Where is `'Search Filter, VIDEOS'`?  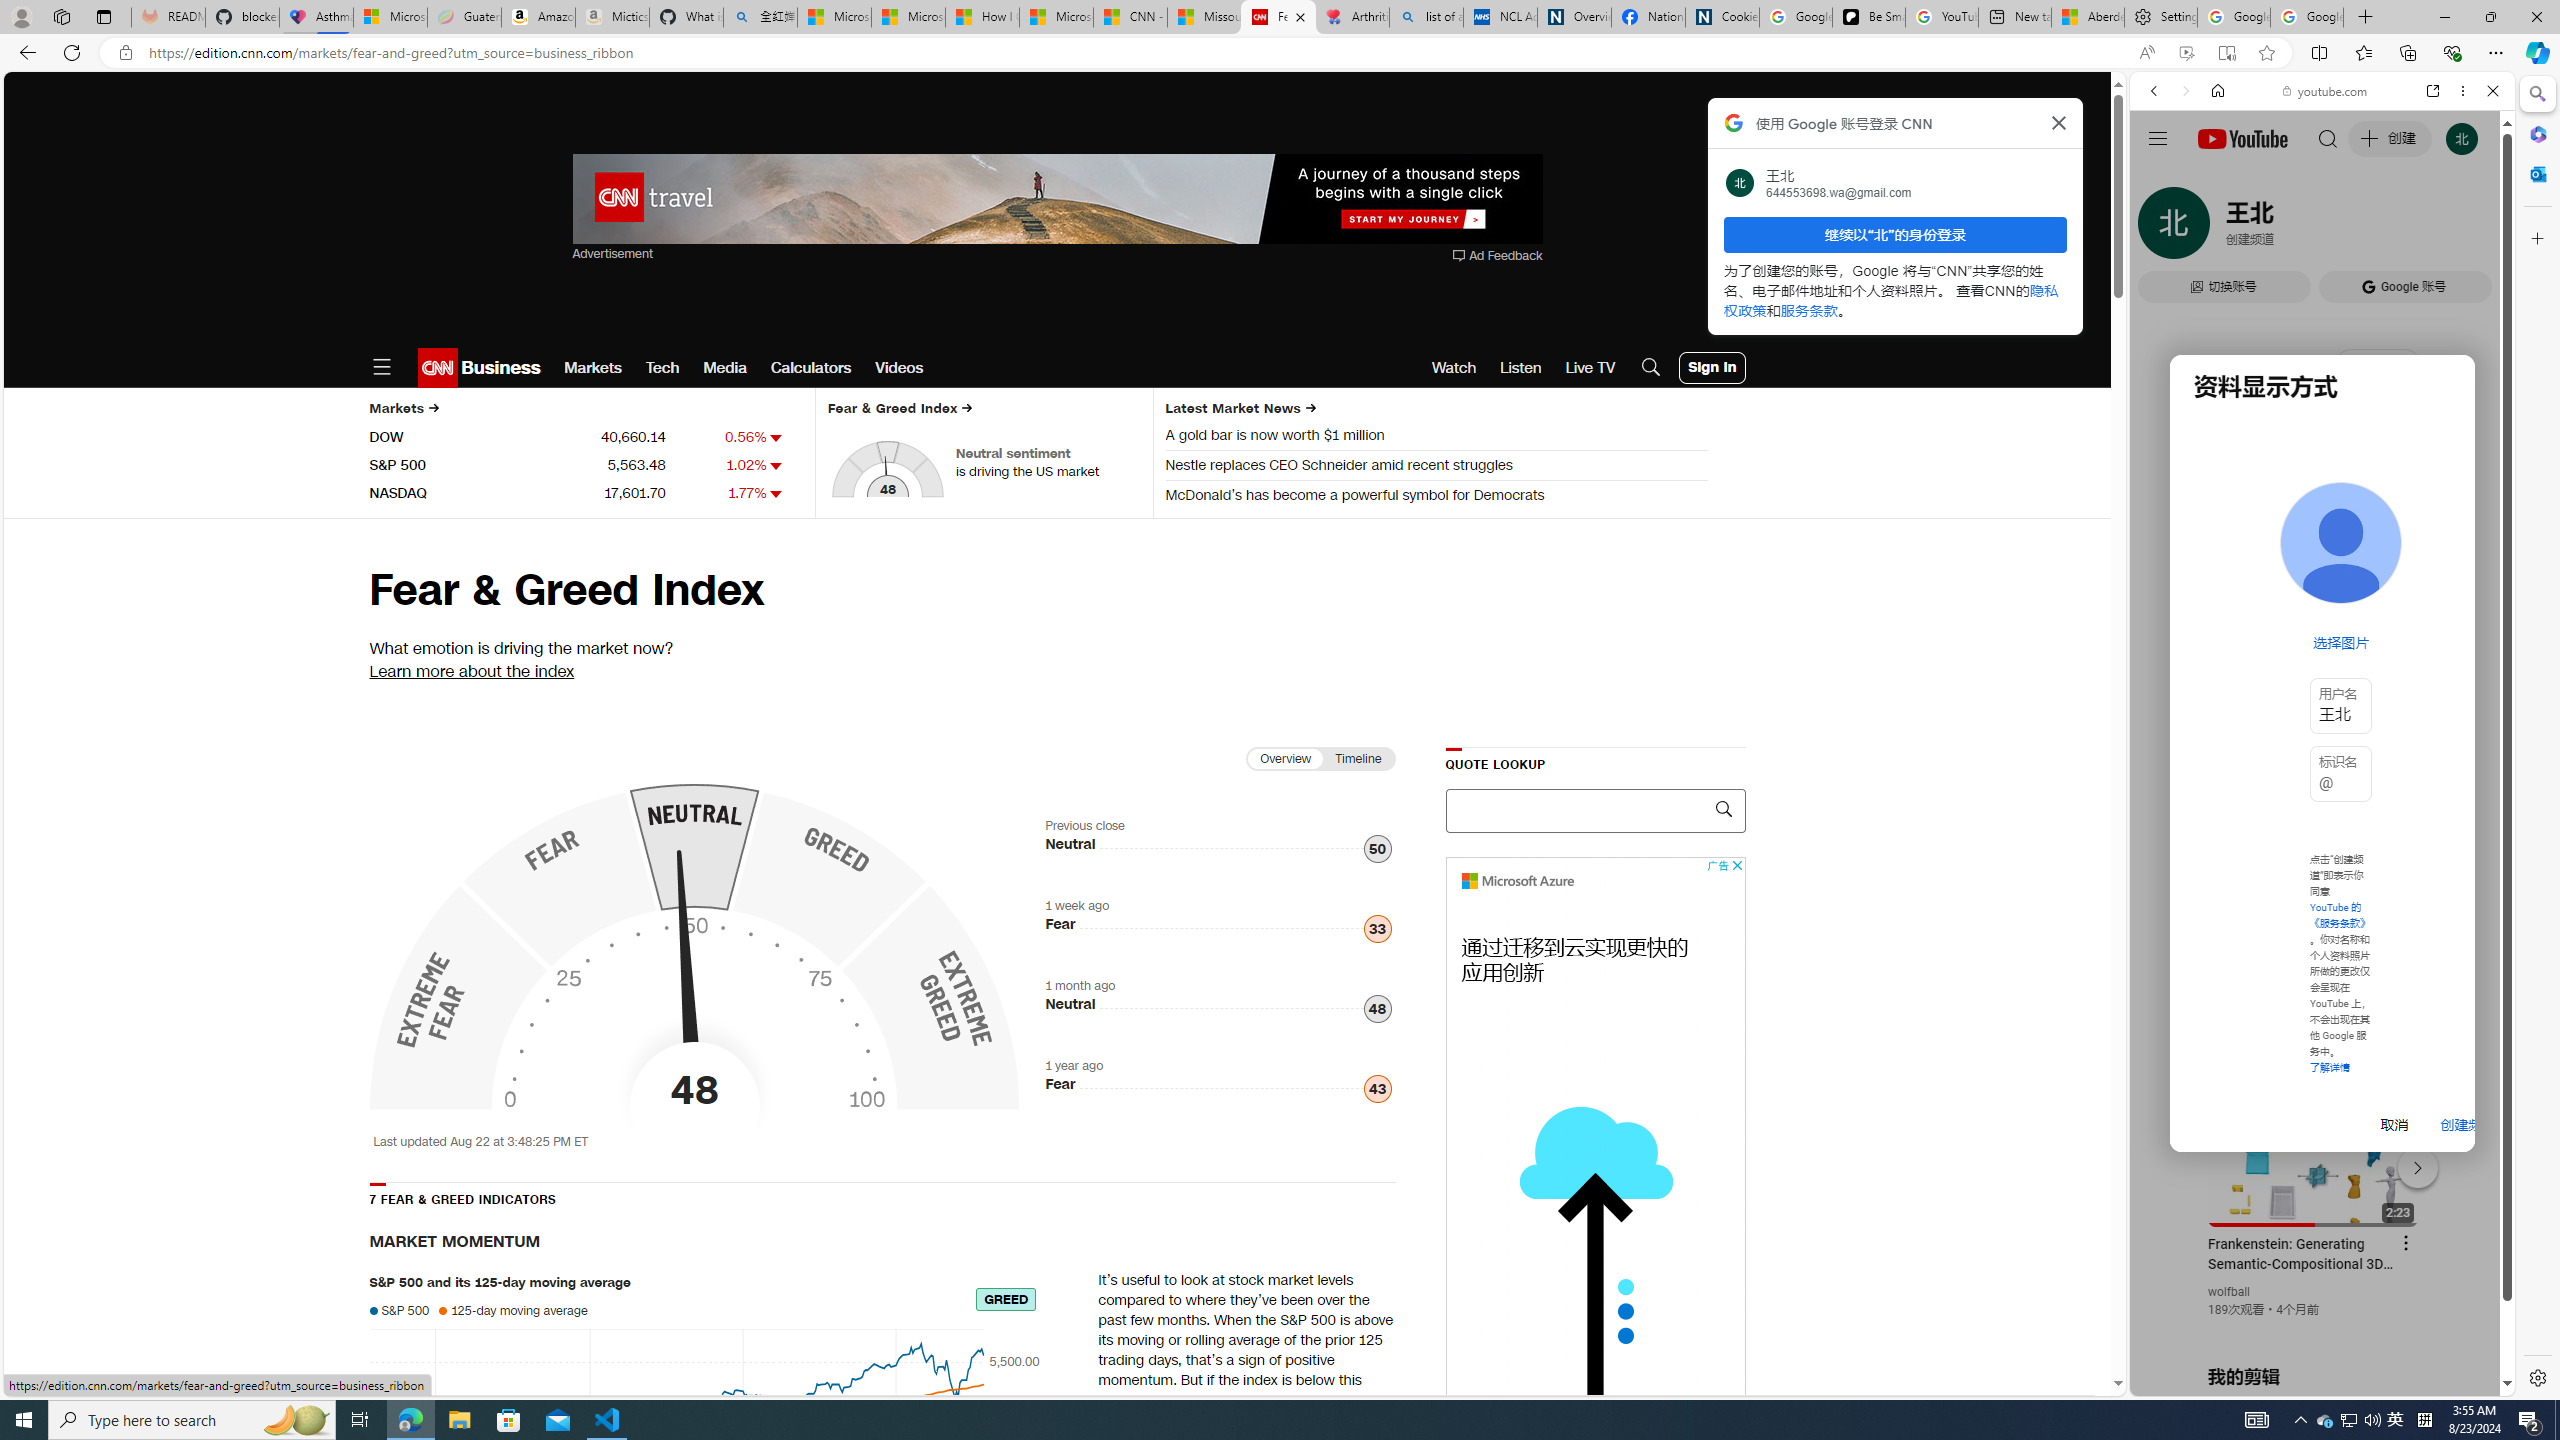 'Search Filter, VIDEOS' is located at coordinates (2286, 227).